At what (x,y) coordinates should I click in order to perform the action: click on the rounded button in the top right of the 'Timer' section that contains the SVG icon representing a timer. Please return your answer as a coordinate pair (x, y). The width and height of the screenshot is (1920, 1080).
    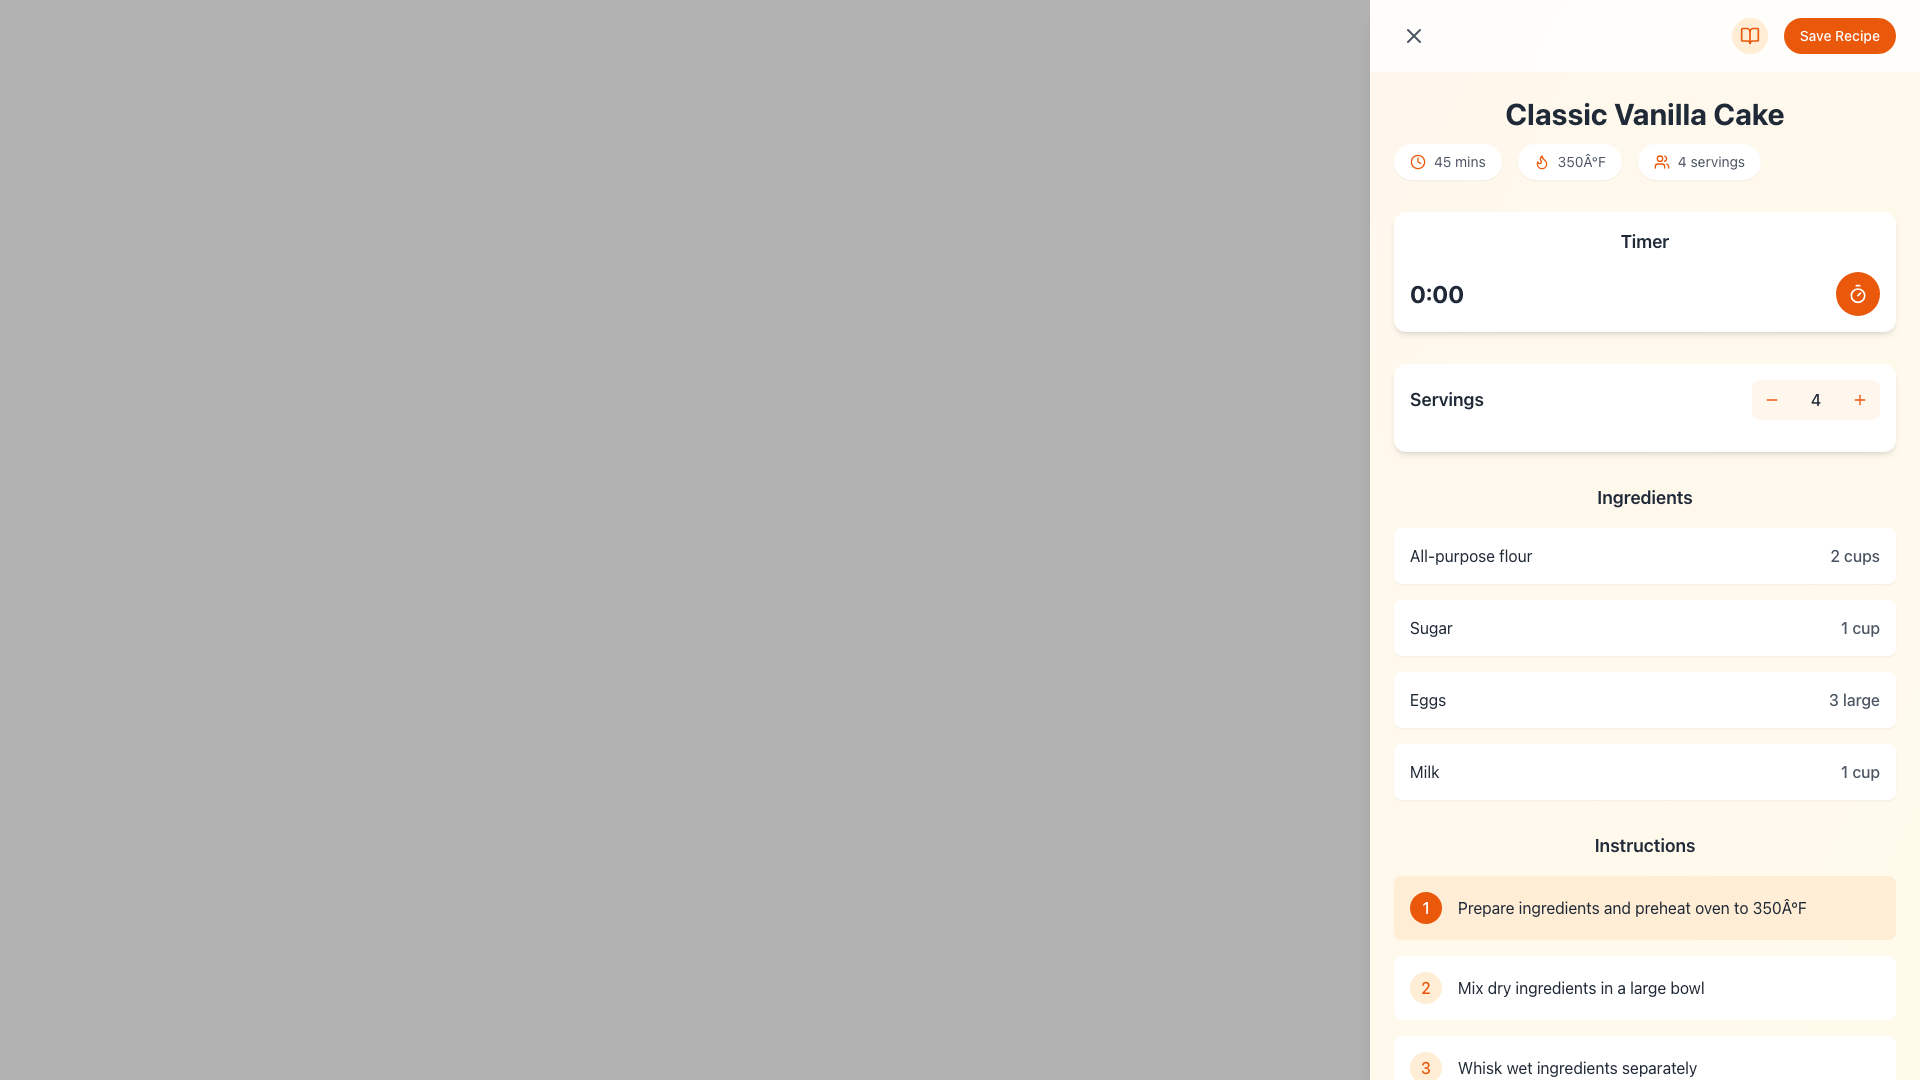
    Looking at the image, I should click on (1856, 293).